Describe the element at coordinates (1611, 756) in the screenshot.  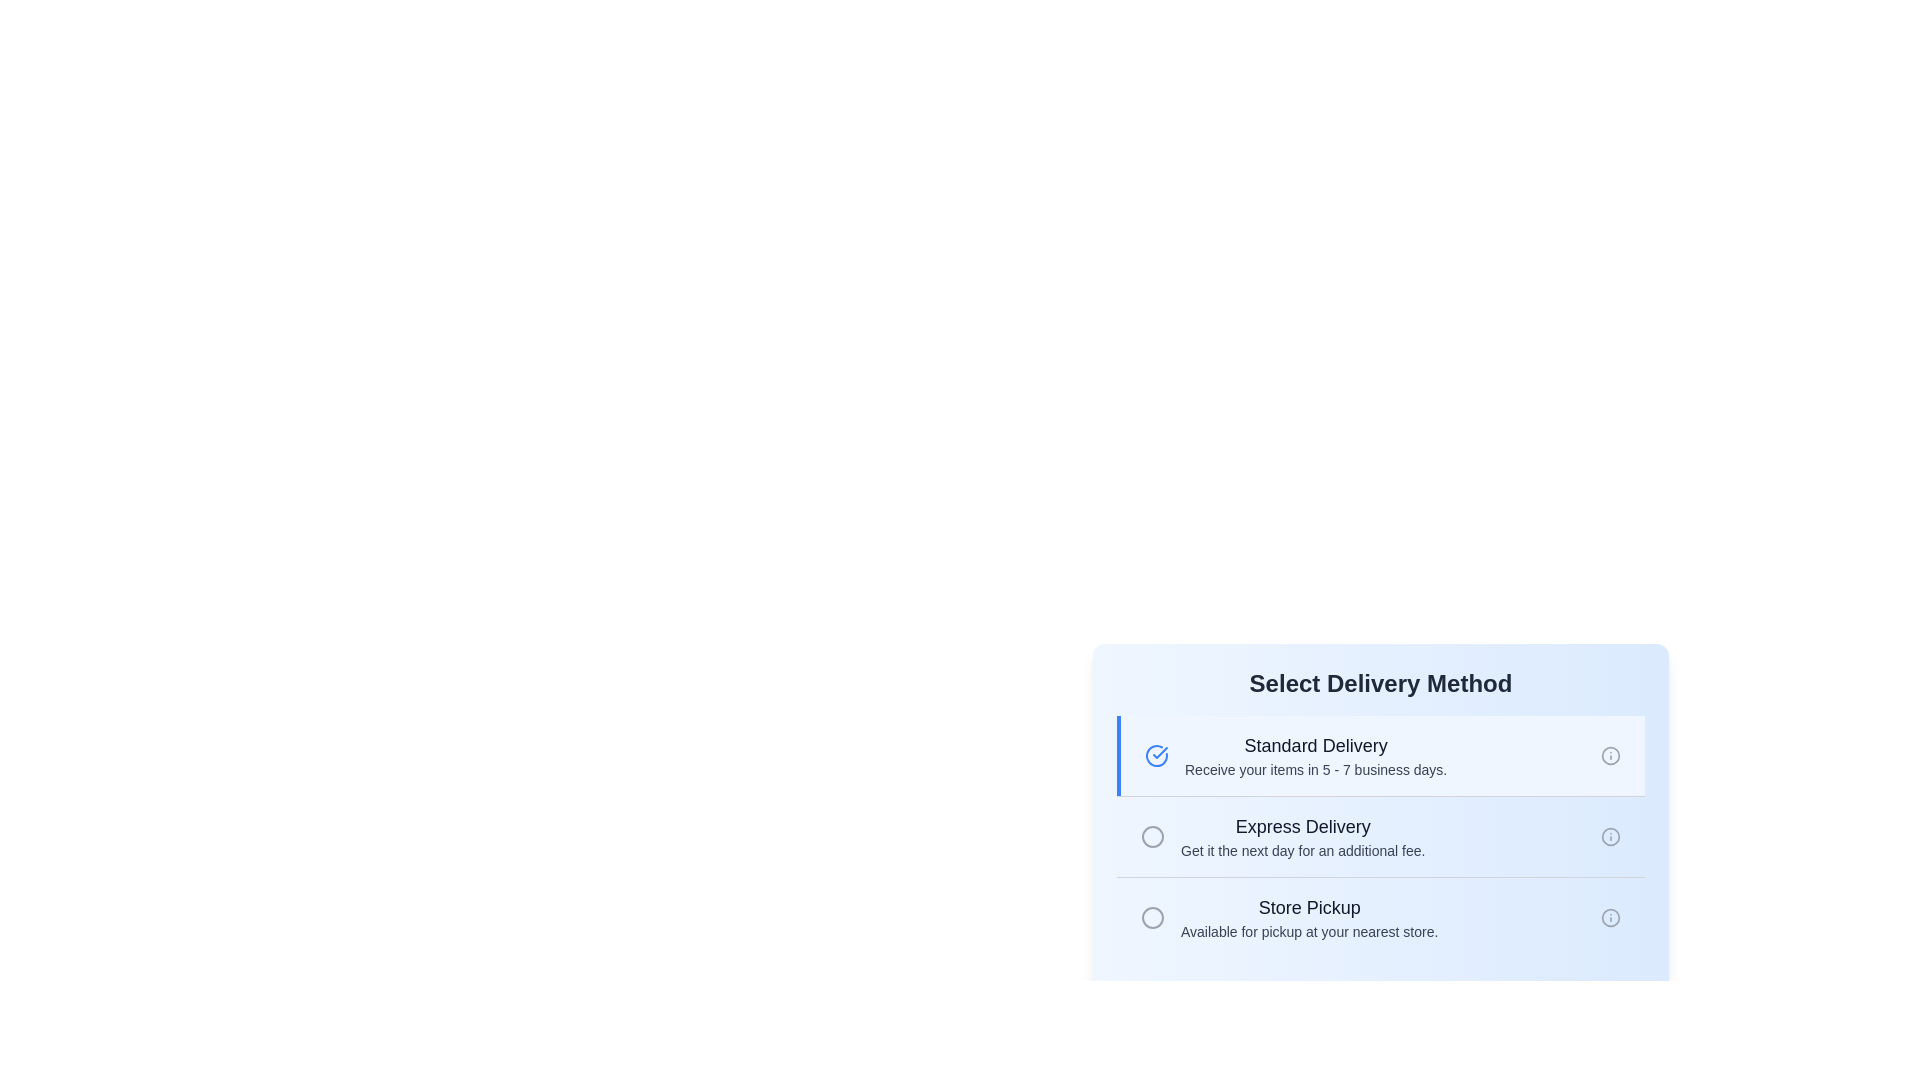
I see `the SVG Info Icon, which is a hollow circle with an exclamation mark, located in the top-right region of the 'Standard Delivery' card under 'Select Delivery Method'` at that location.